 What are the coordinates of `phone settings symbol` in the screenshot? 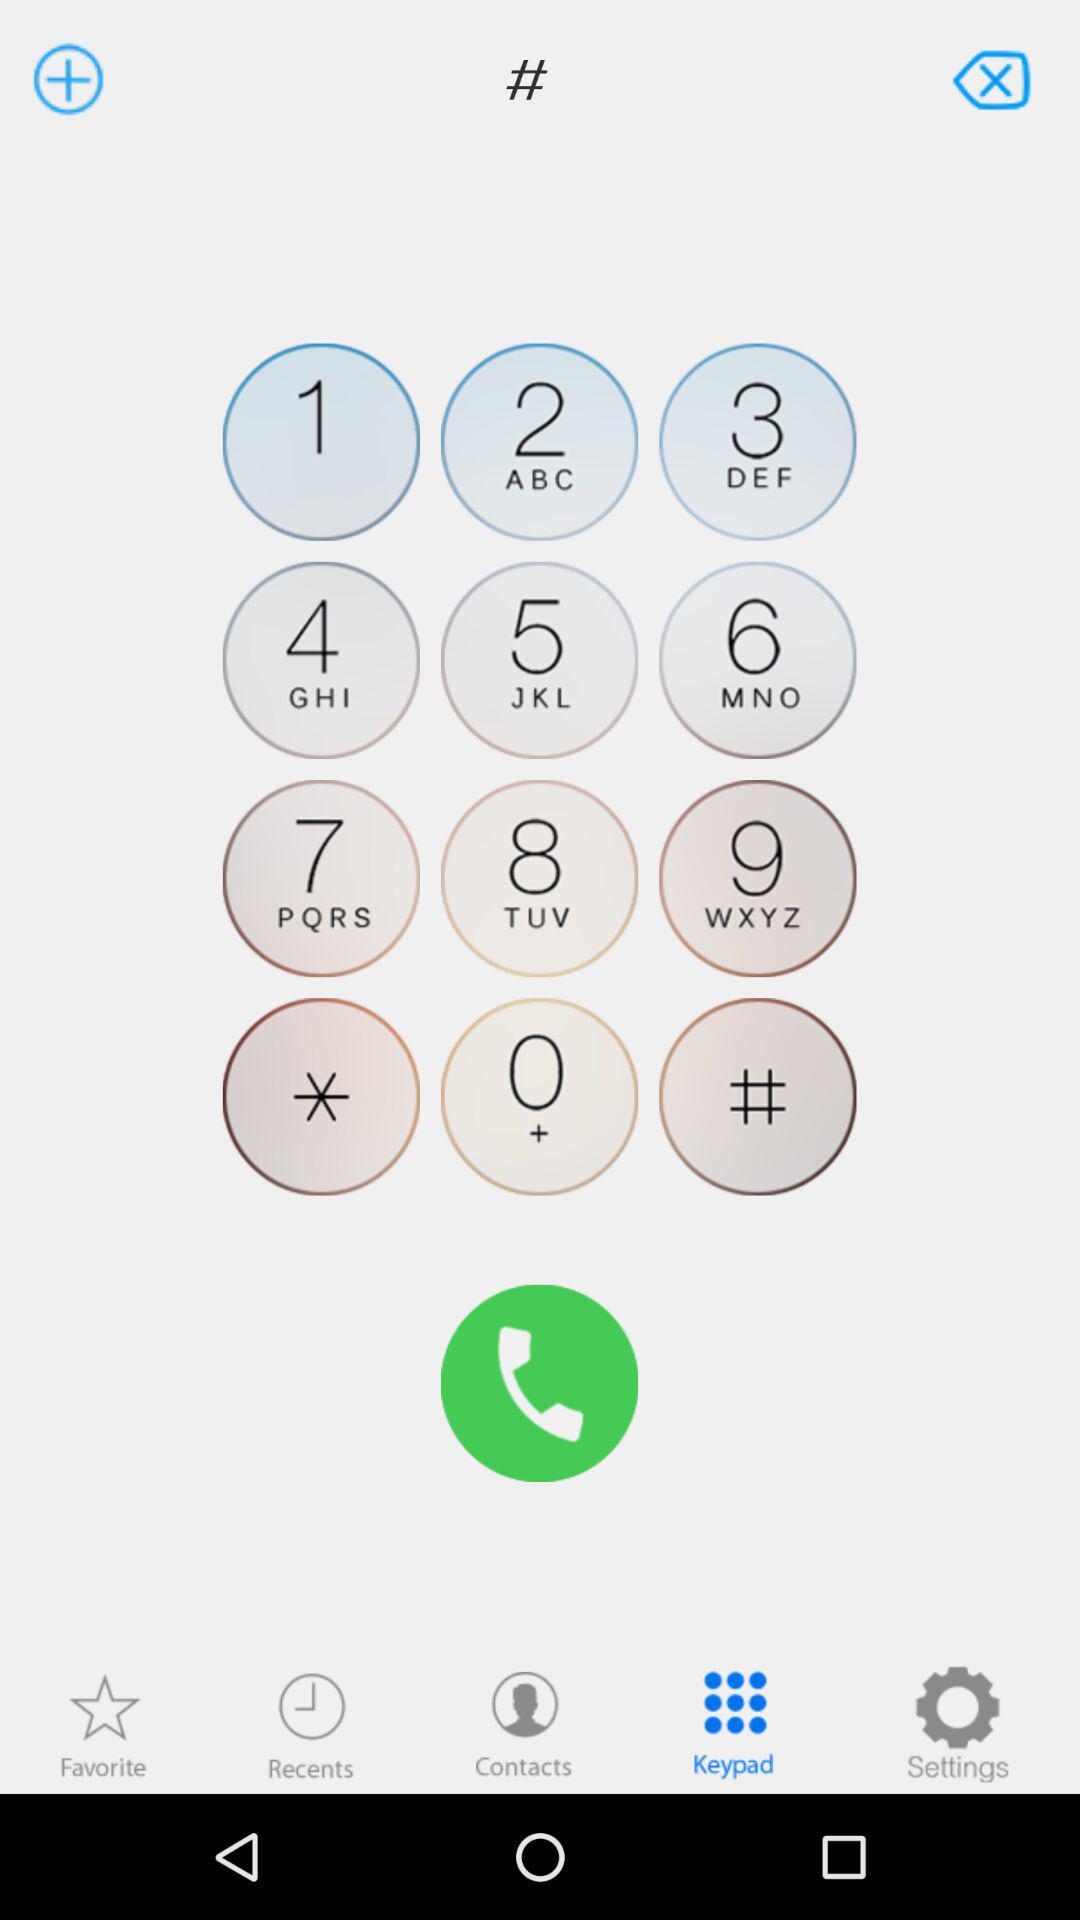 It's located at (956, 1723).